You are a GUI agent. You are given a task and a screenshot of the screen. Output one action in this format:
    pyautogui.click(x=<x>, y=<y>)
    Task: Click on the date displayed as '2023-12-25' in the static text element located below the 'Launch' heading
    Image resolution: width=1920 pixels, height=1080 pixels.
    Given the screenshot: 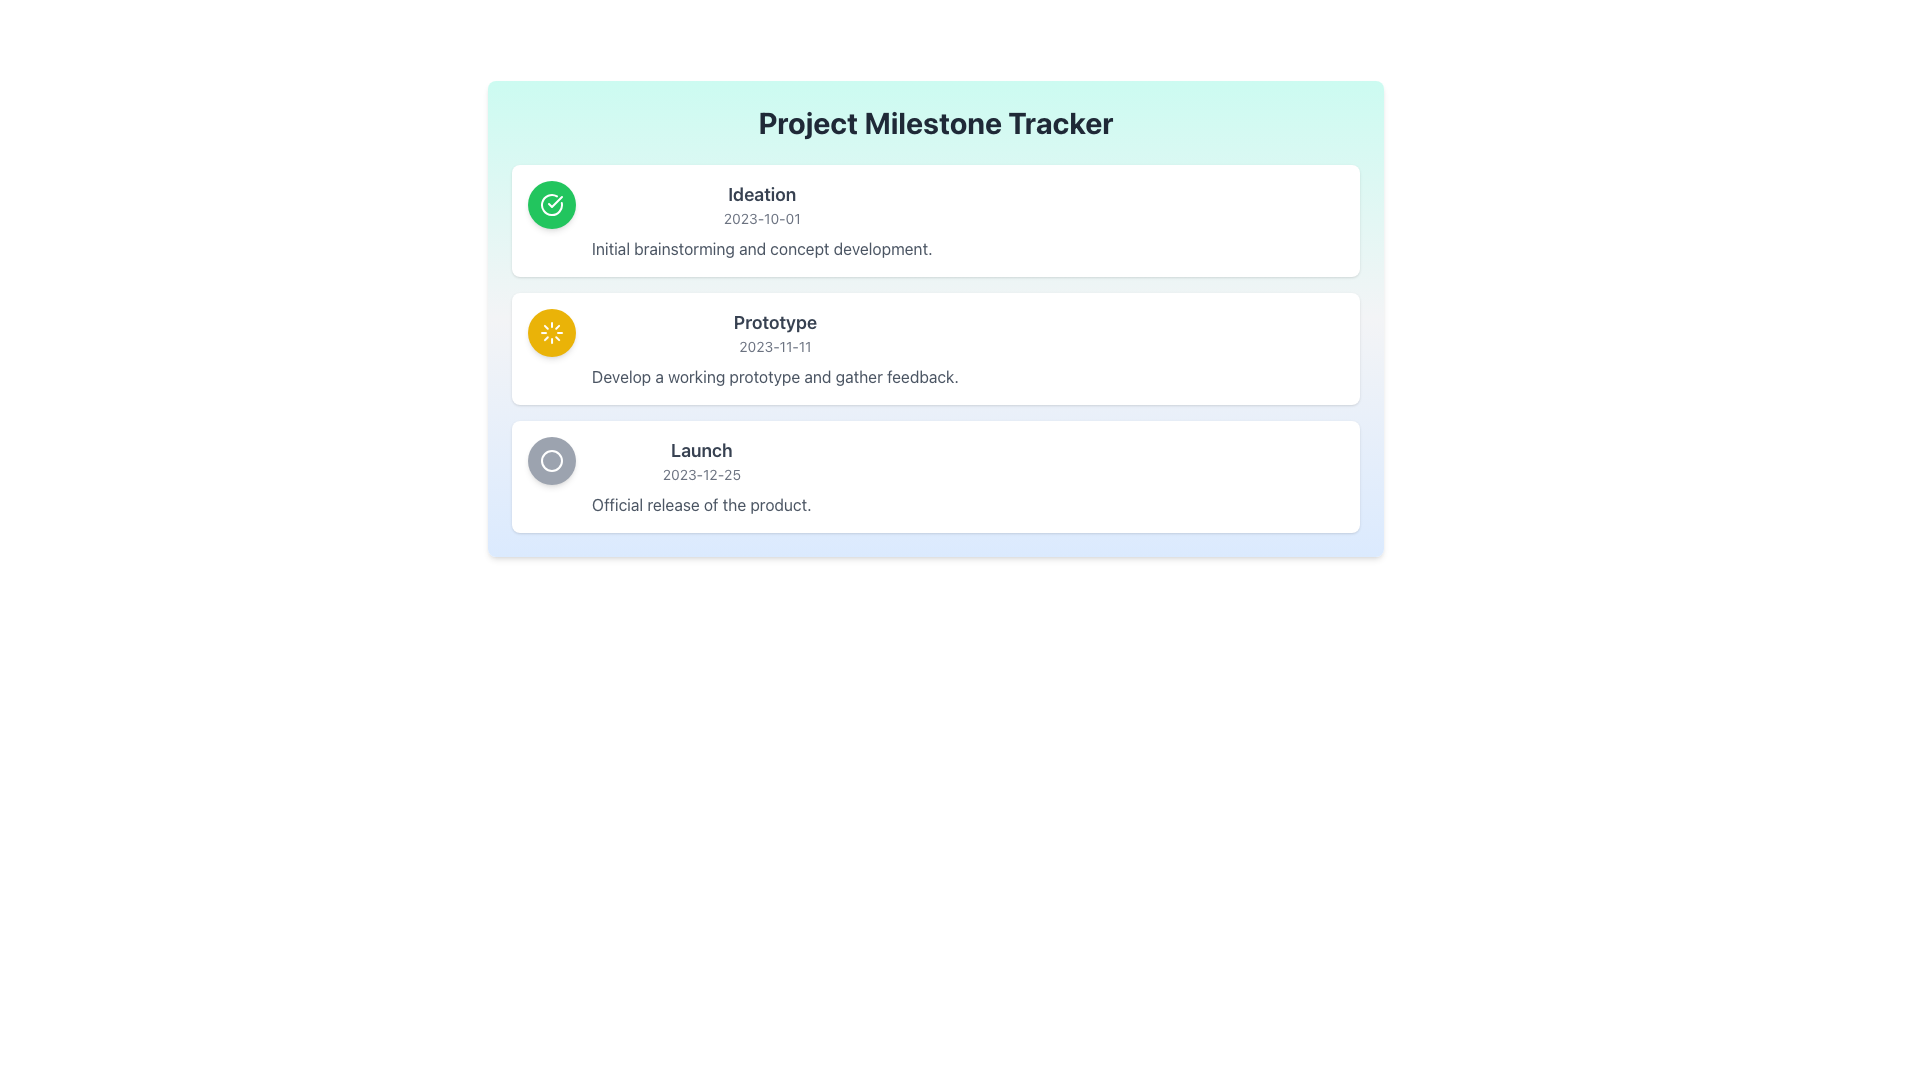 What is the action you would take?
    pyautogui.click(x=701, y=474)
    